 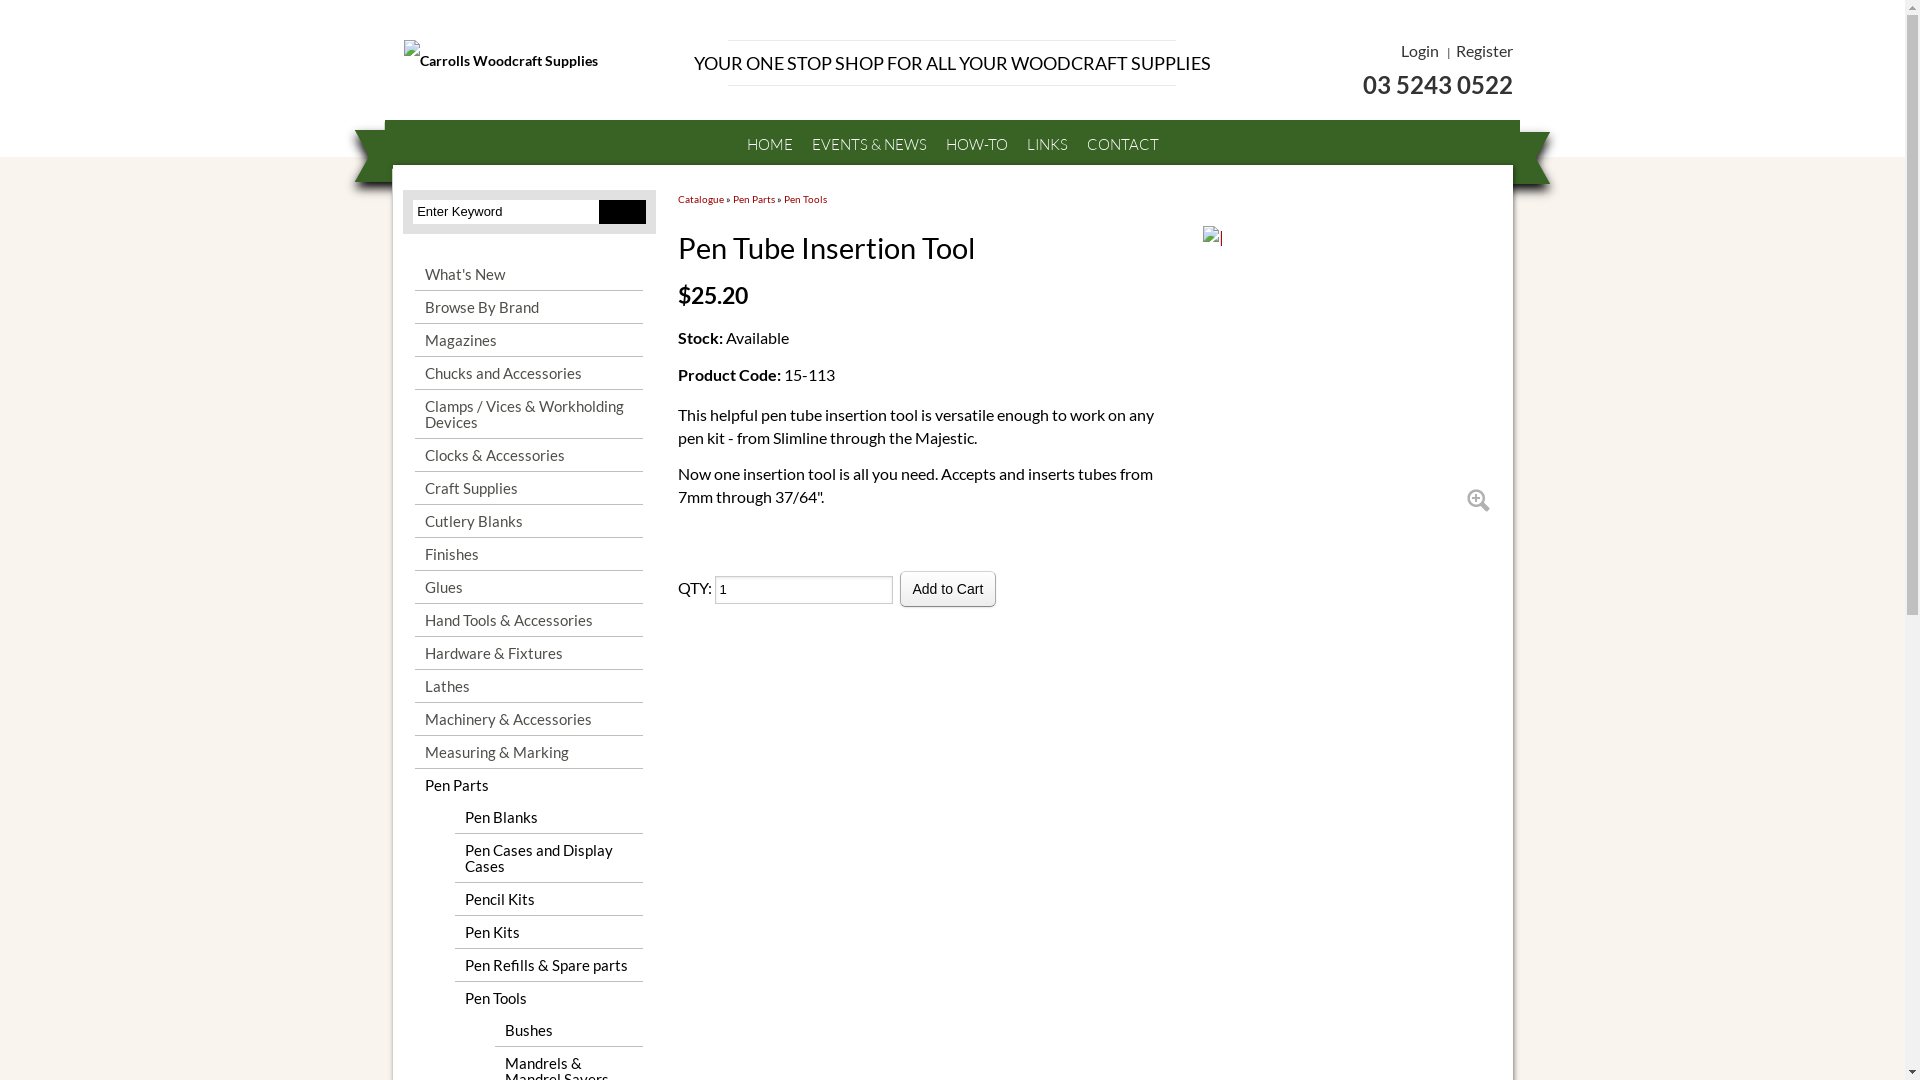 What do you see at coordinates (528, 273) in the screenshot?
I see `'What's New'` at bounding box center [528, 273].